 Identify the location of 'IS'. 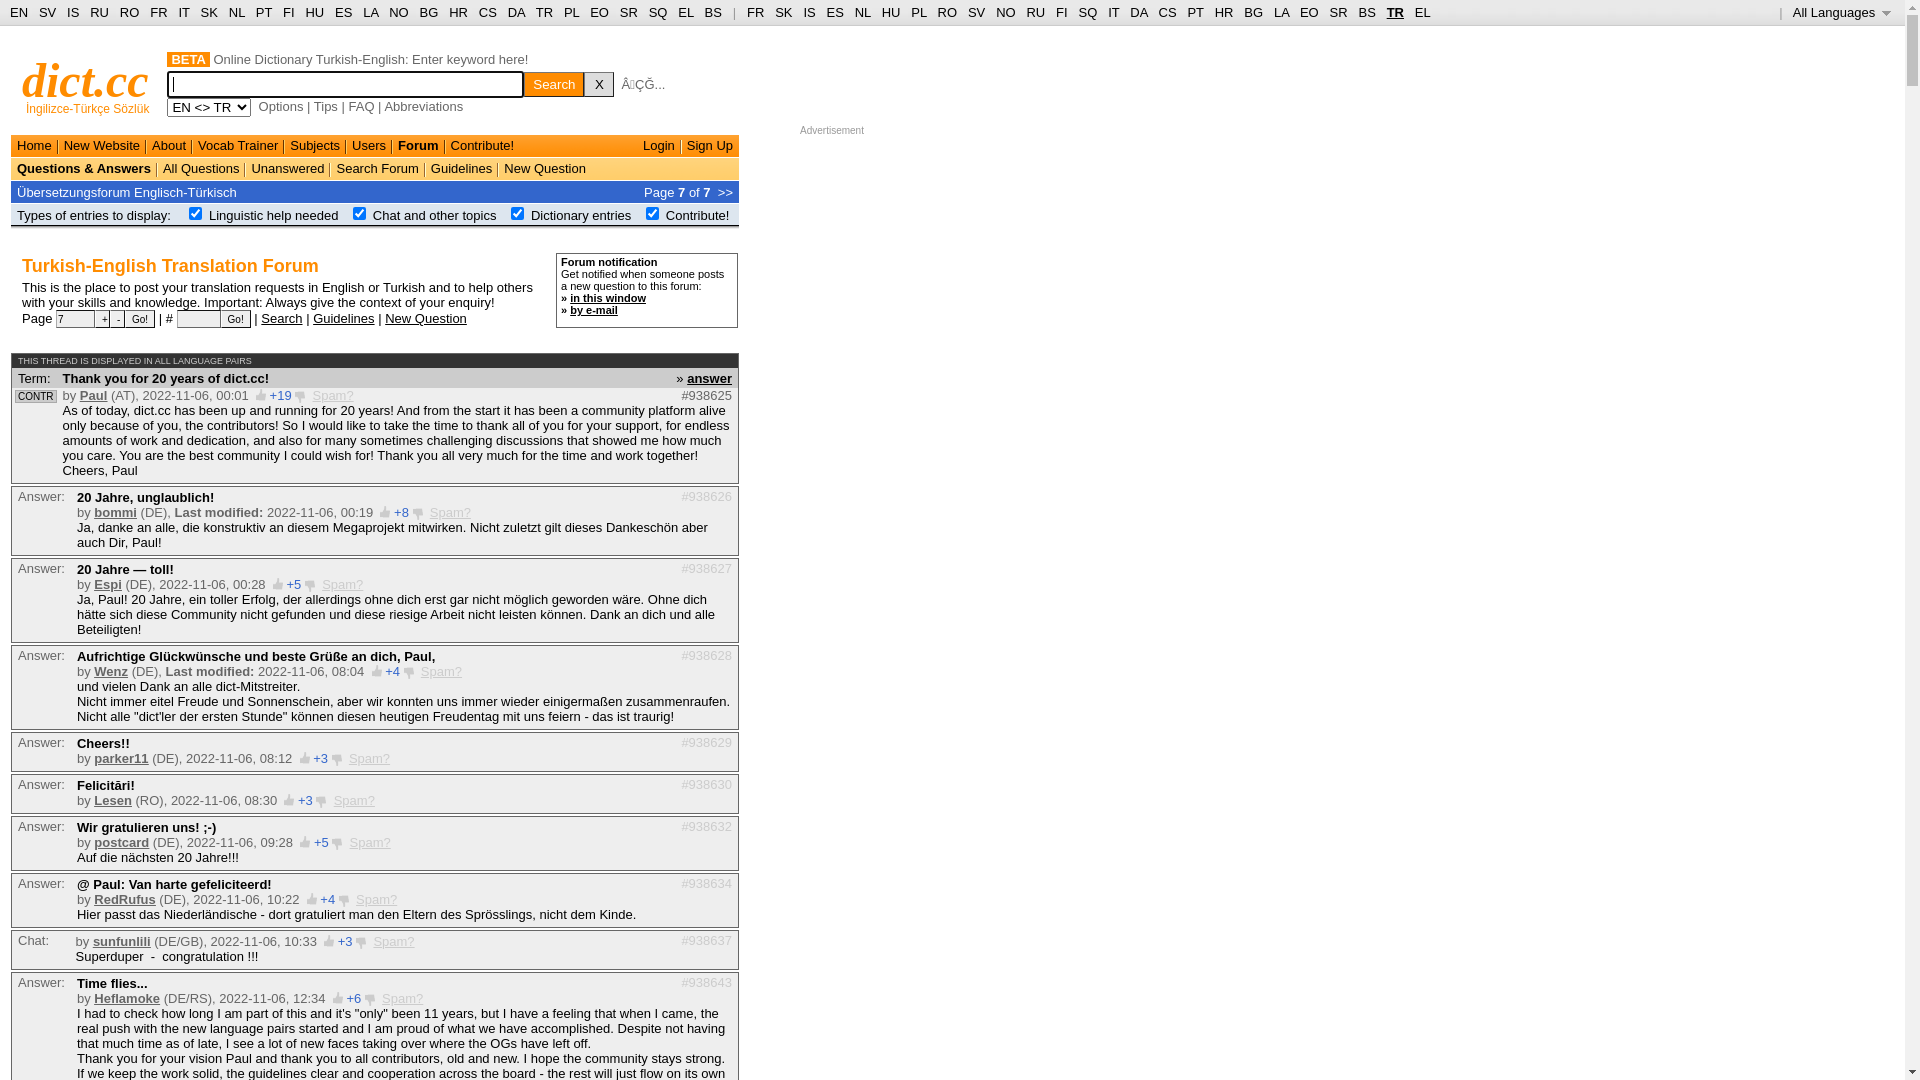
(802, 12).